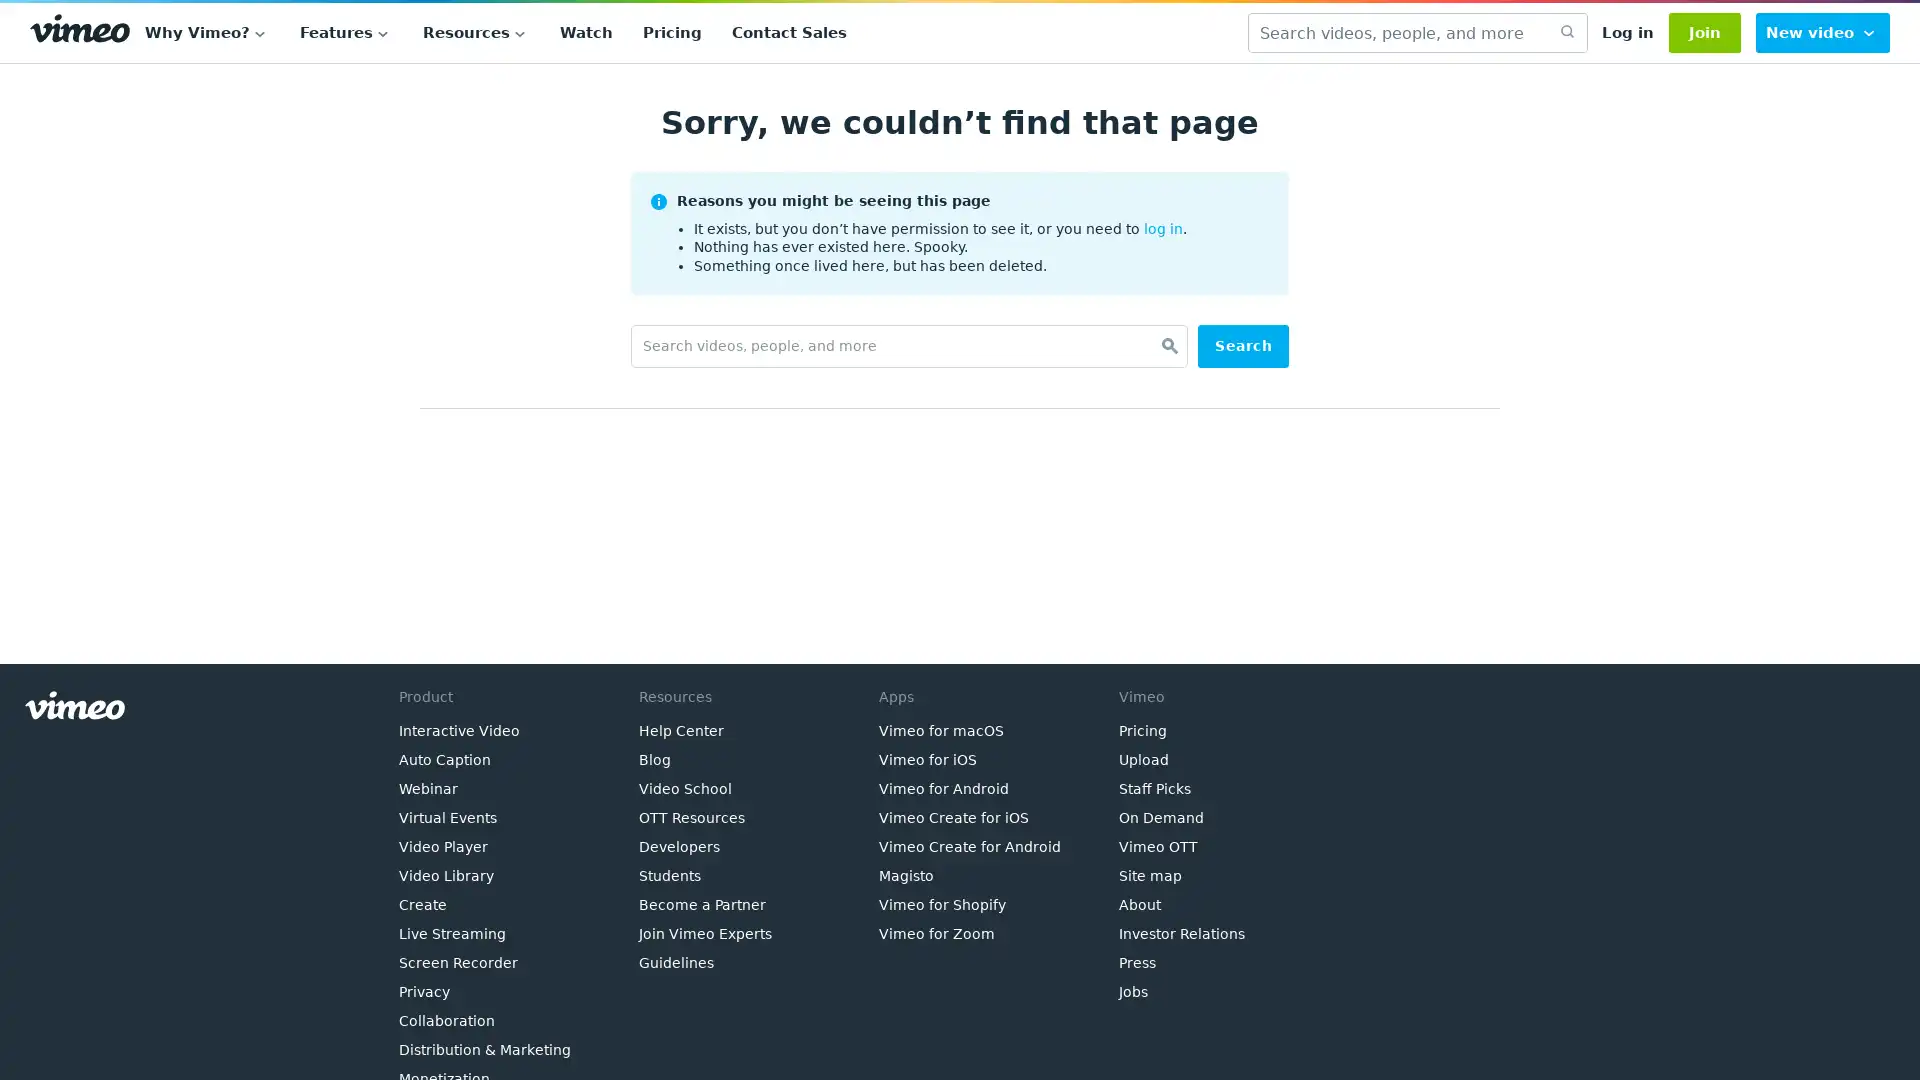 The image size is (1920, 1080). I want to click on submit, so click(1565, 33).